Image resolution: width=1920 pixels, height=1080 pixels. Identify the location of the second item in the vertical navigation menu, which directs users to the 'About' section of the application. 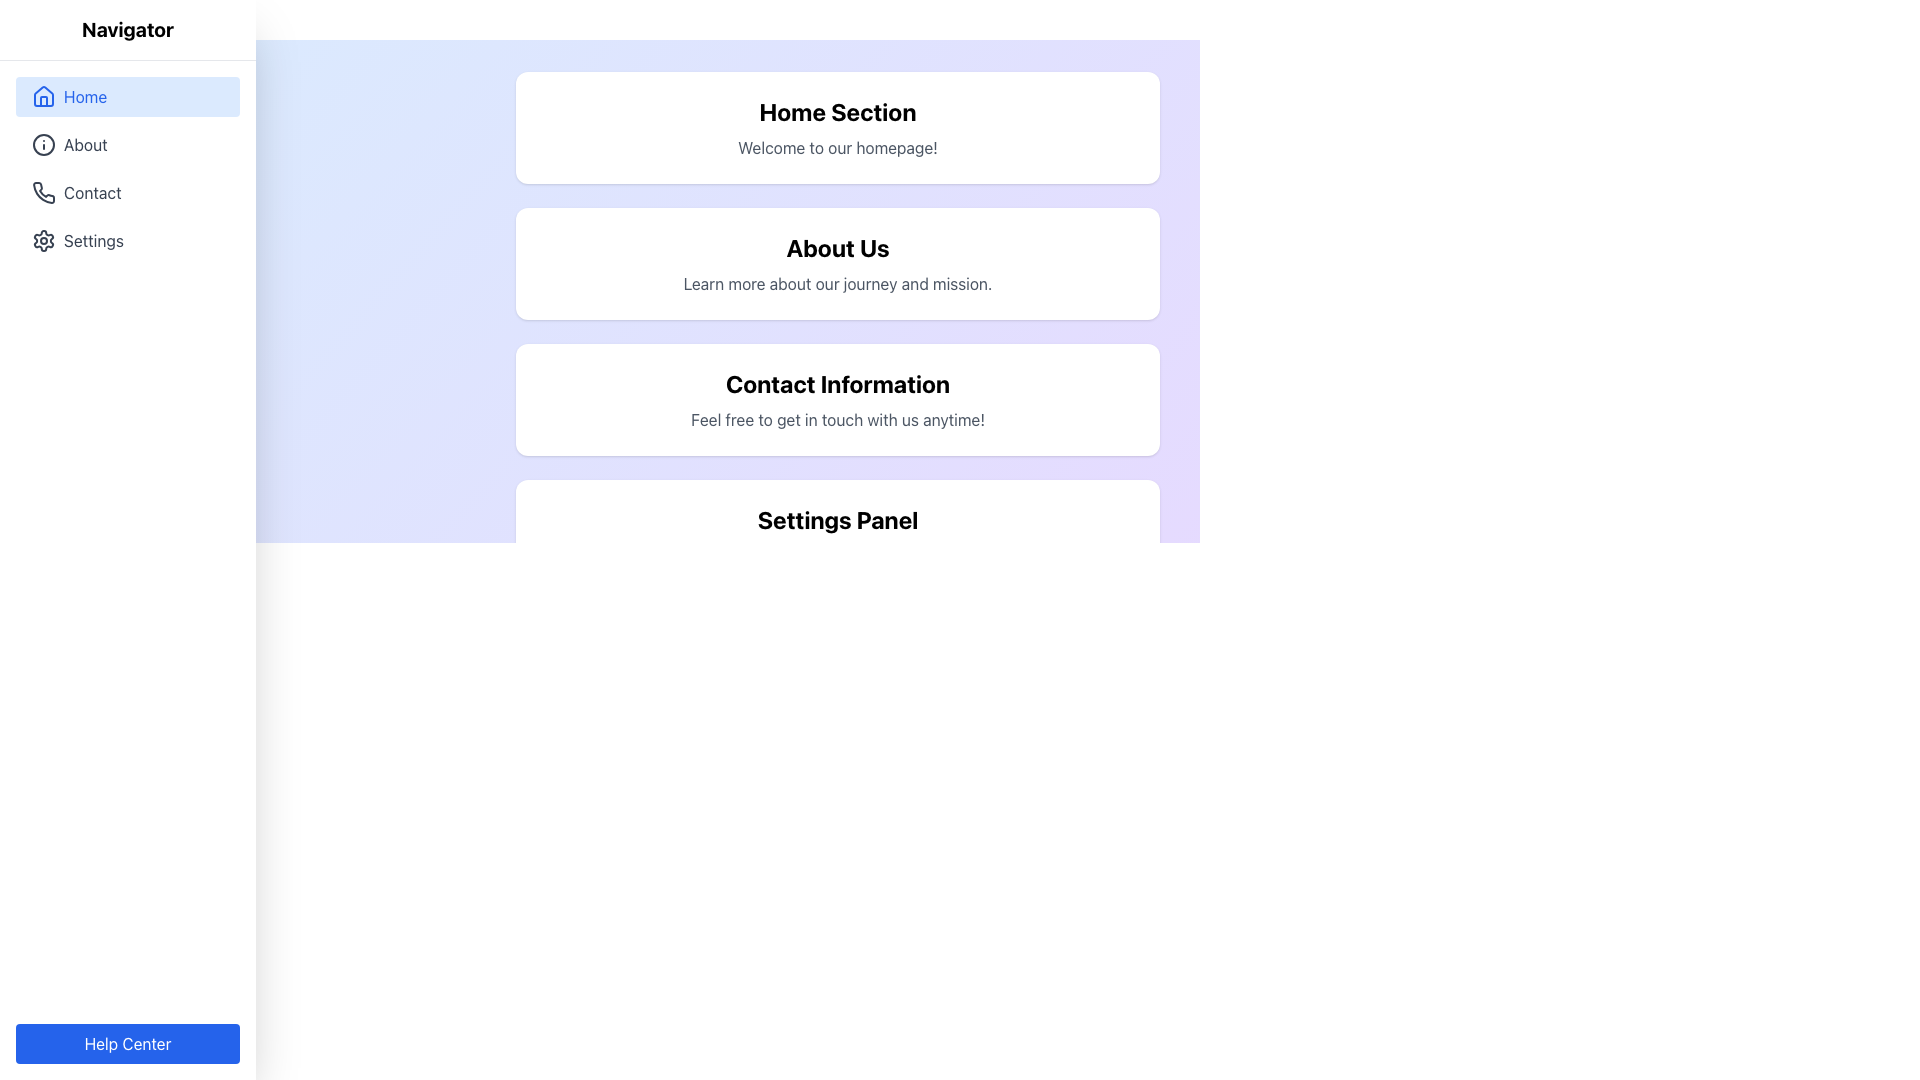
(127, 144).